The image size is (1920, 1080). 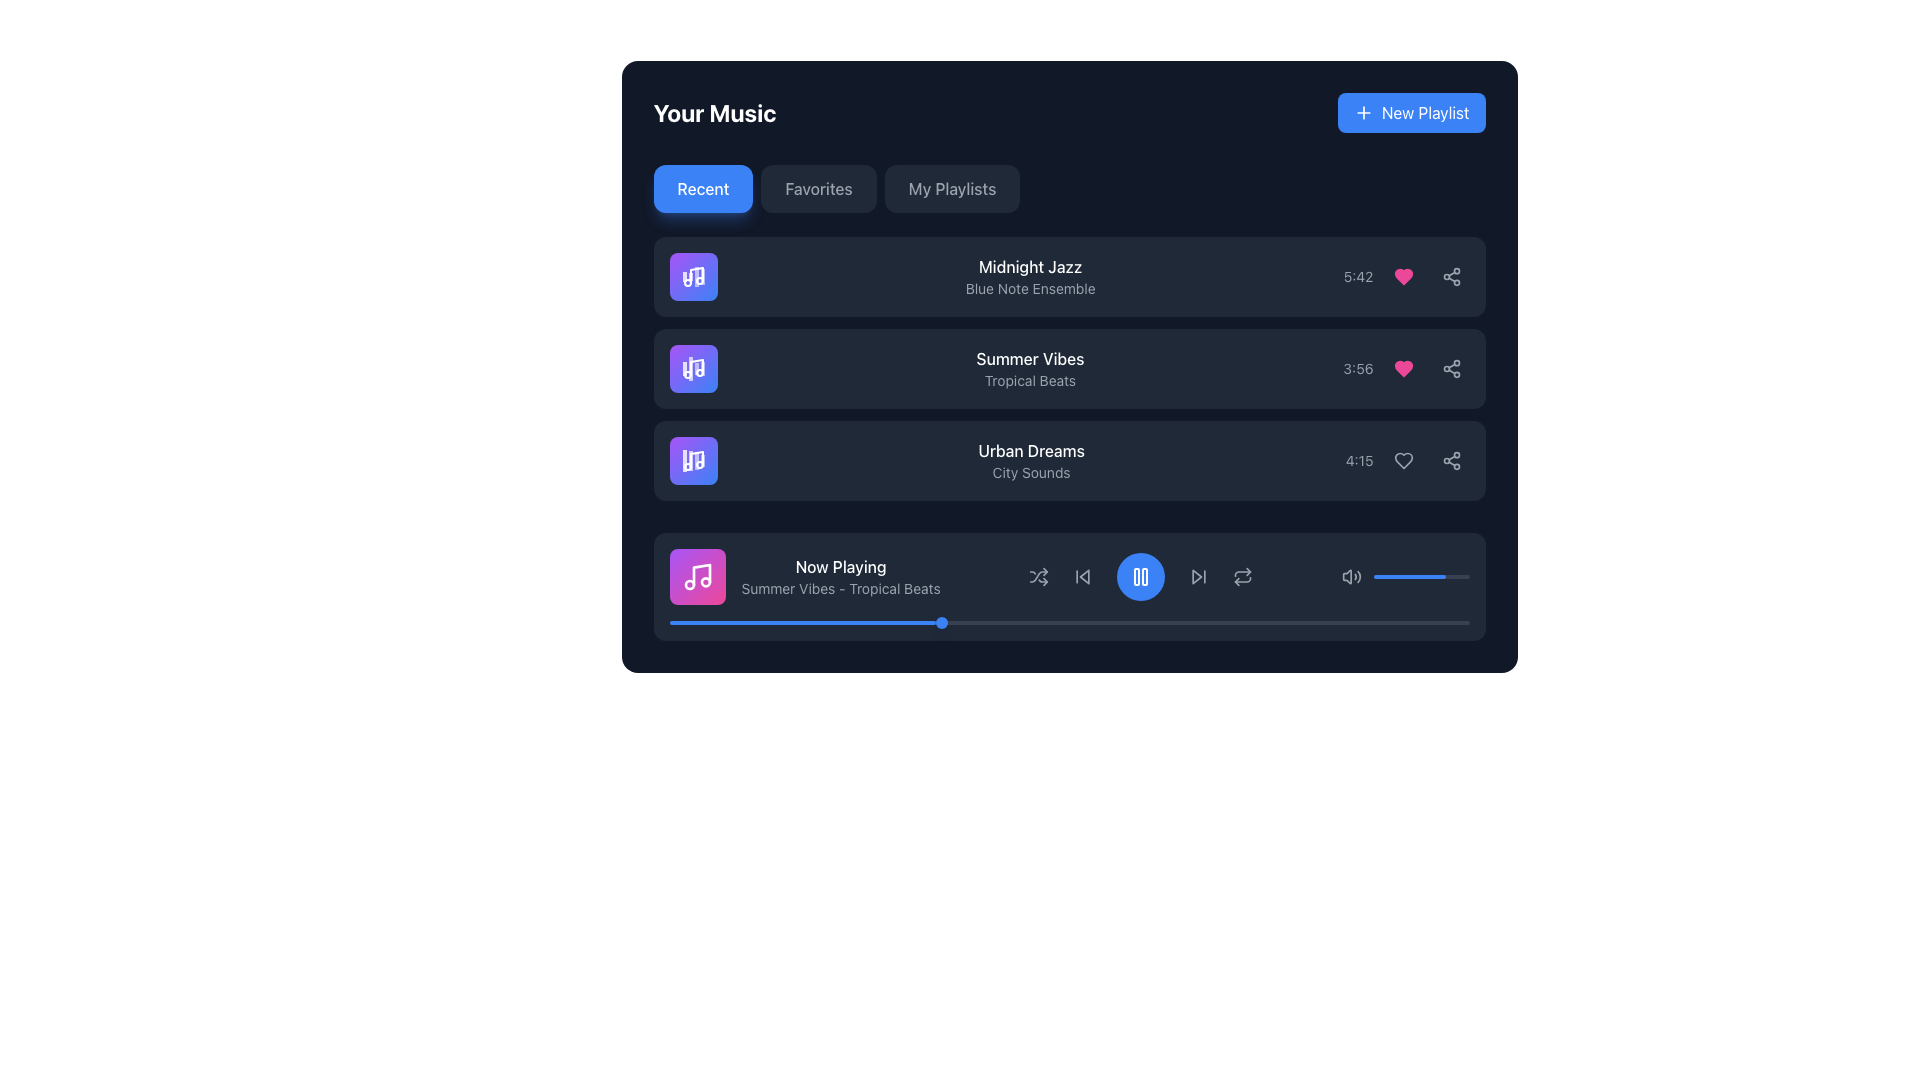 What do you see at coordinates (1451, 277) in the screenshot?
I see `the share button located to the far right of the row containing 'Midnight Jazz - 5:42', immediately following the heart-shaped button, to change its color` at bounding box center [1451, 277].